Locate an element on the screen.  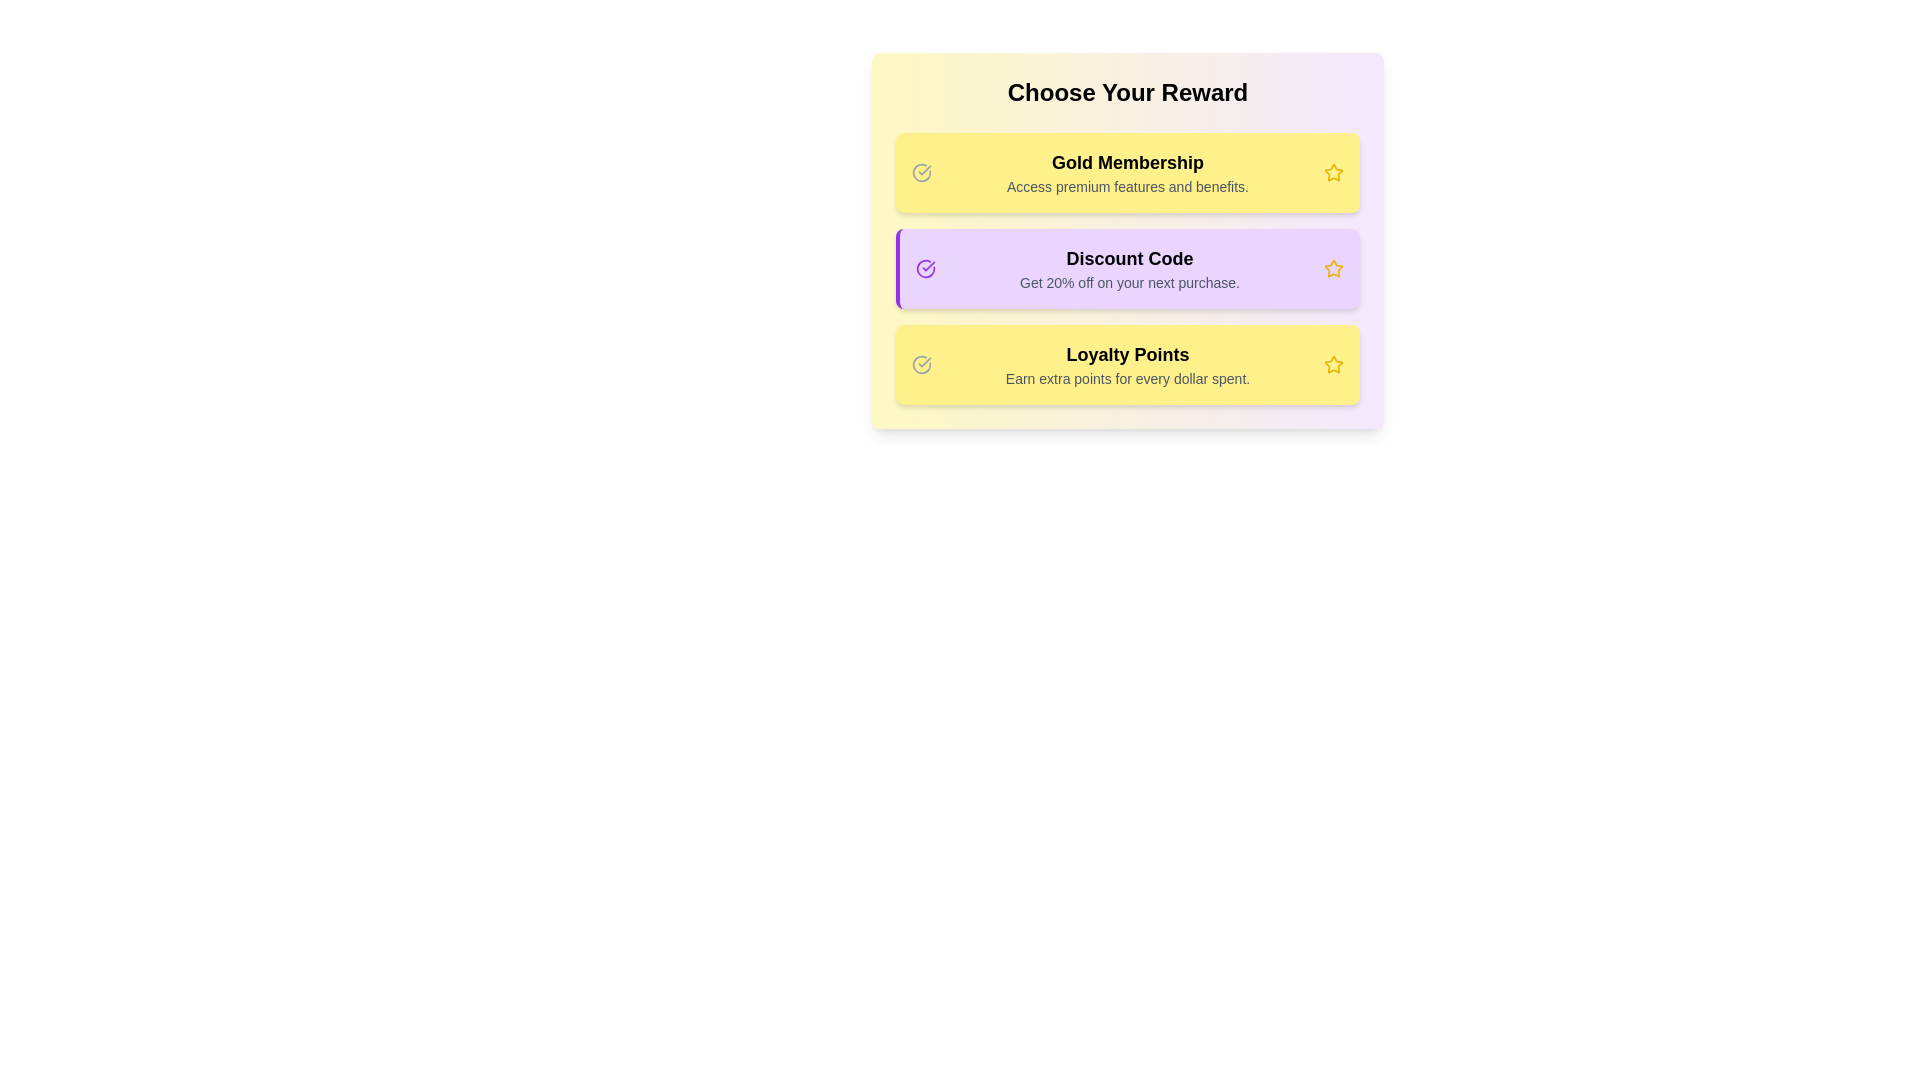
the reward description text of Gold Membership is located at coordinates (1128, 172).